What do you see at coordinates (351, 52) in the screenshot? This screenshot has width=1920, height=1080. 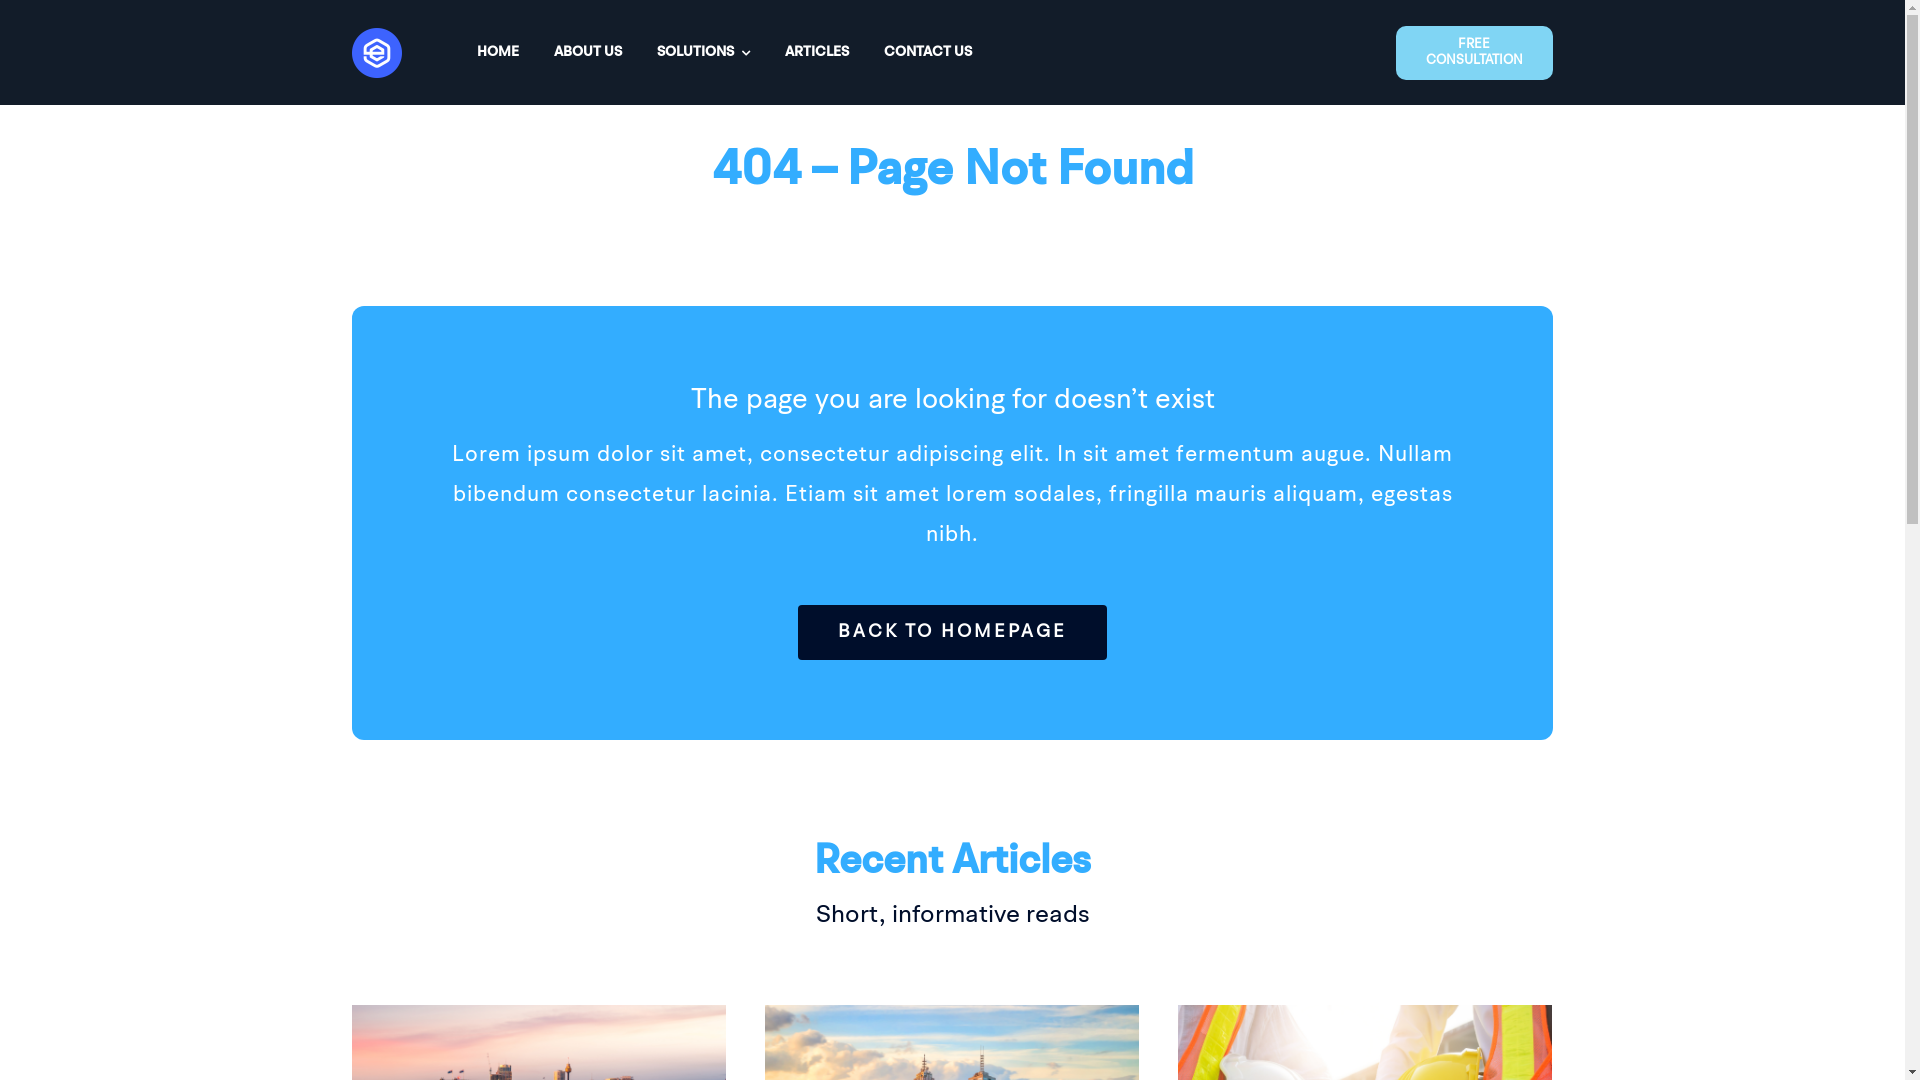 I see `'Asset 1Eighteen33'` at bounding box center [351, 52].